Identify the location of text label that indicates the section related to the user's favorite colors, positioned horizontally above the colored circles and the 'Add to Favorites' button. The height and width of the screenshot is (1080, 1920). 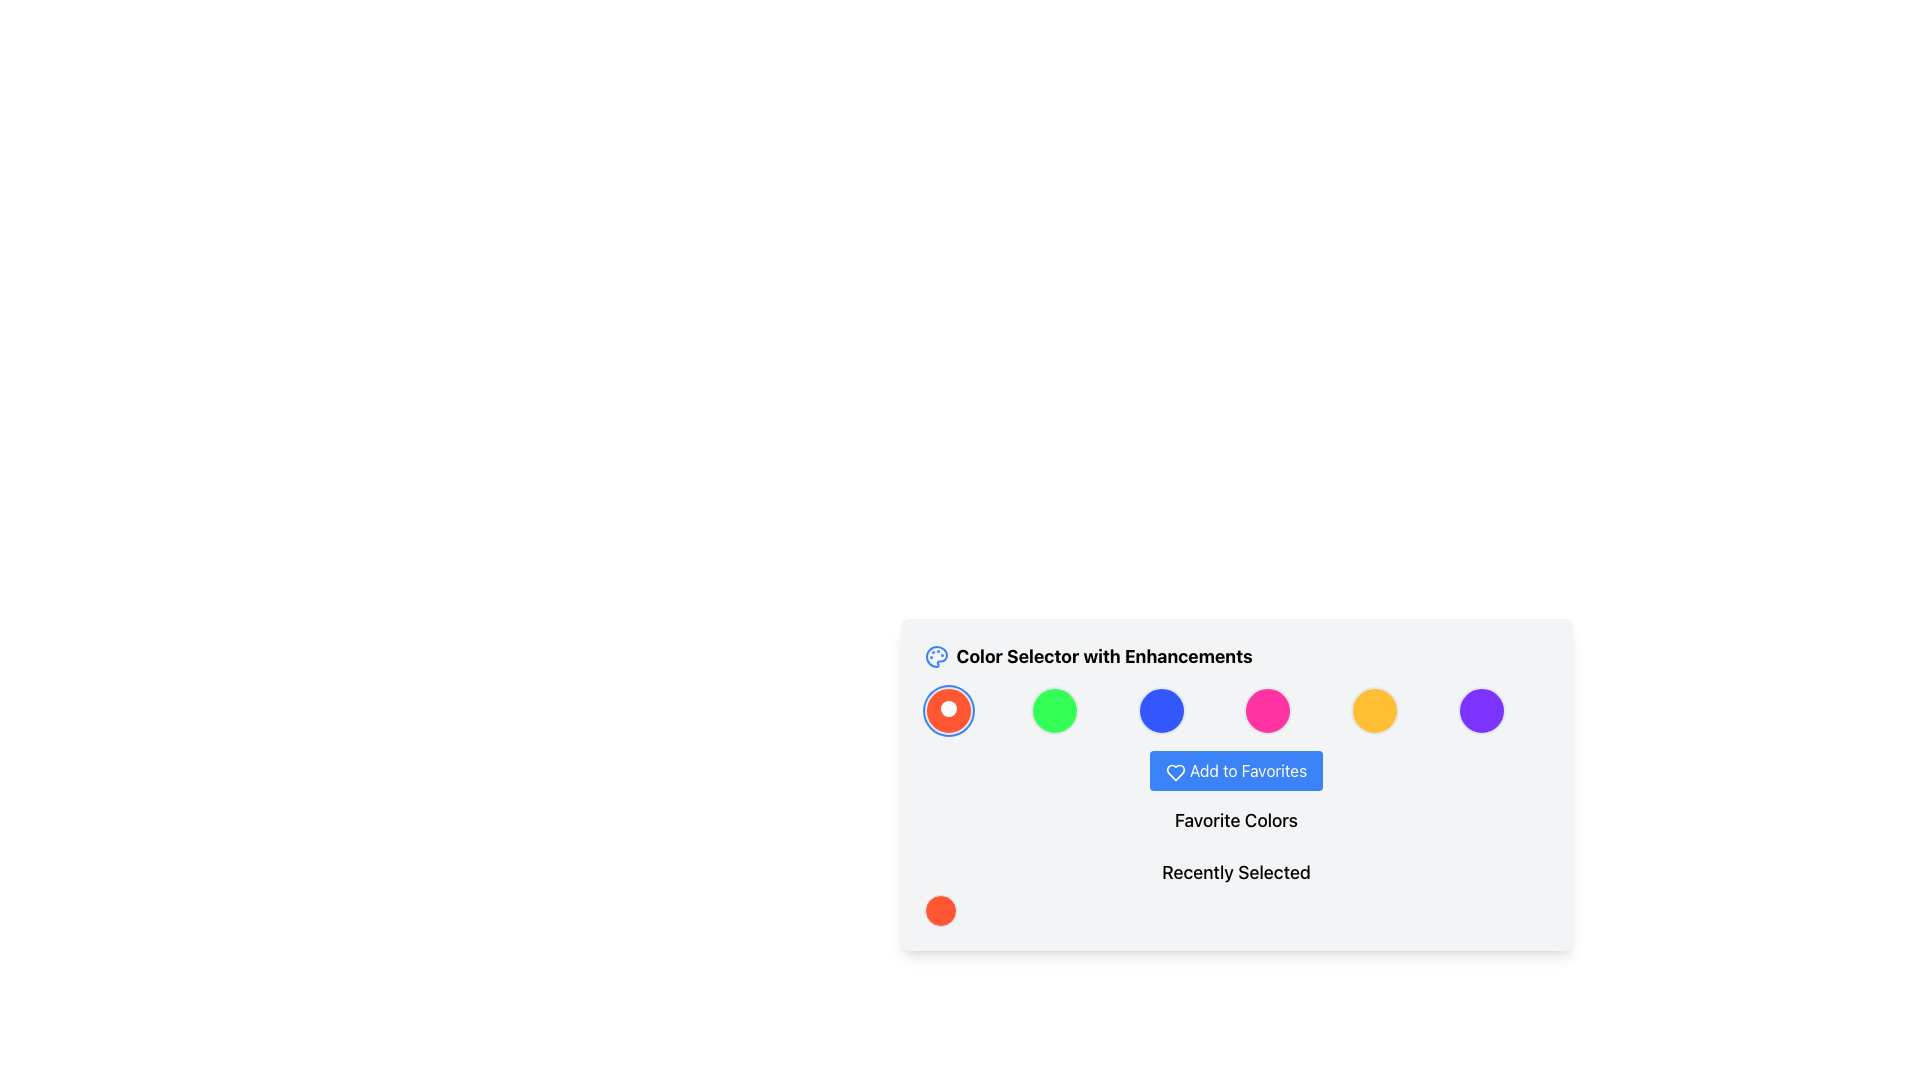
(1235, 821).